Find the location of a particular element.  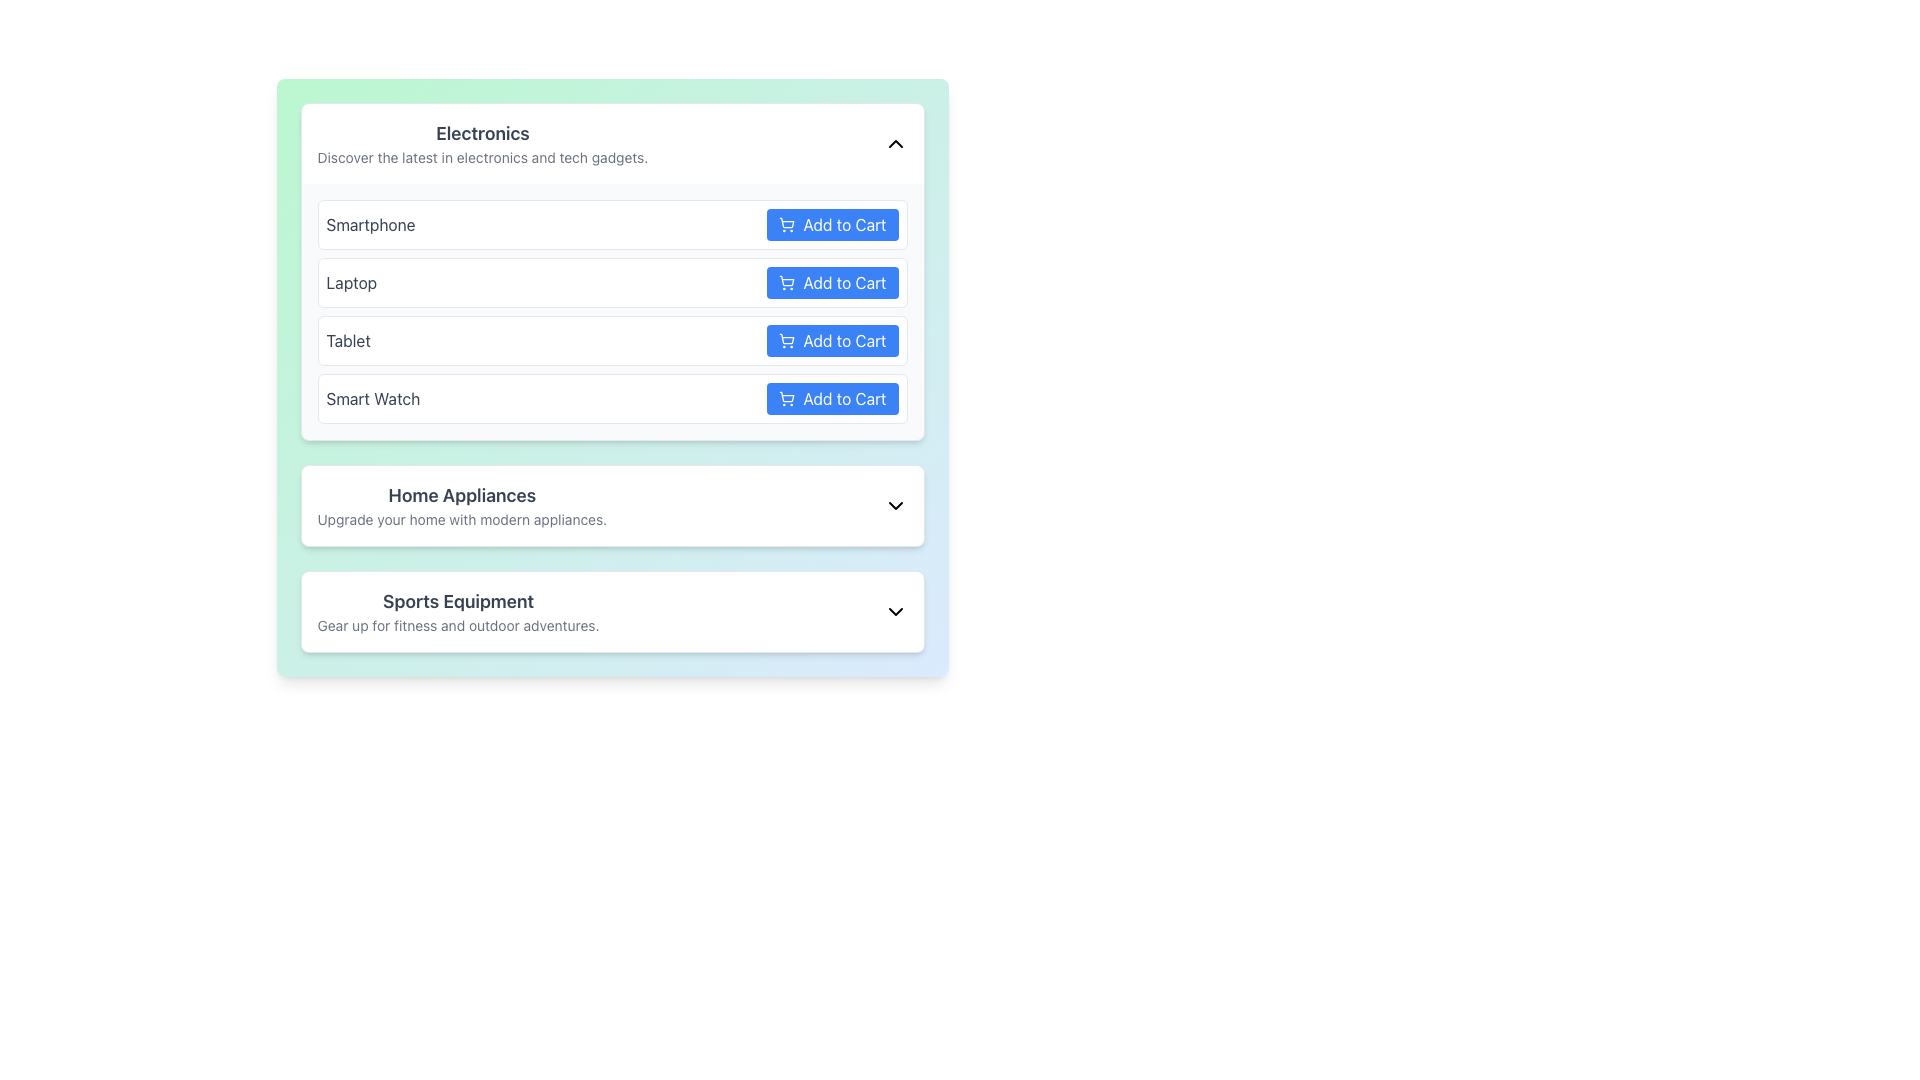

the static text label indicating 'Tablet' in the product list, which is the first item to the left of the 'Add to Cart' button is located at coordinates (348, 339).